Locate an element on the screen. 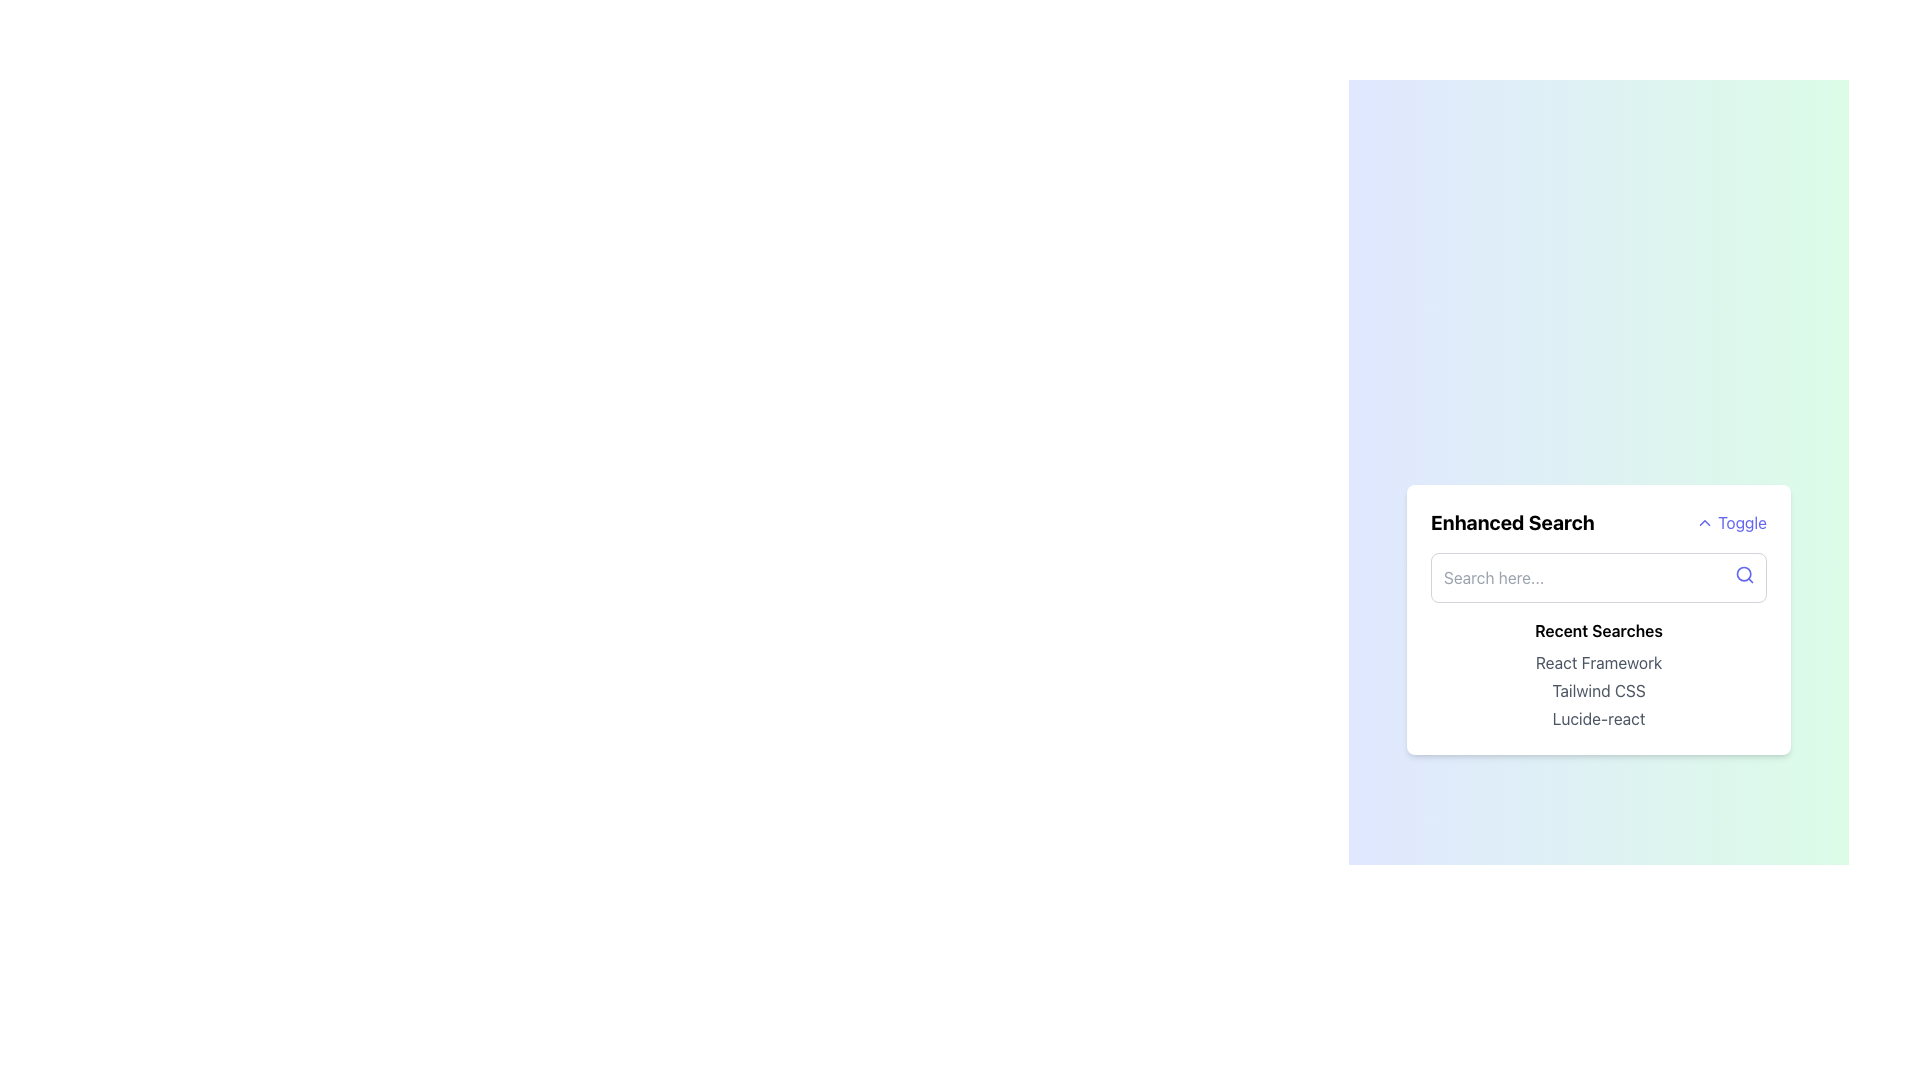 The image size is (1920, 1080). the search button icon located at the top-right corner of the search input field to observe styling changes is located at coordinates (1744, 574).